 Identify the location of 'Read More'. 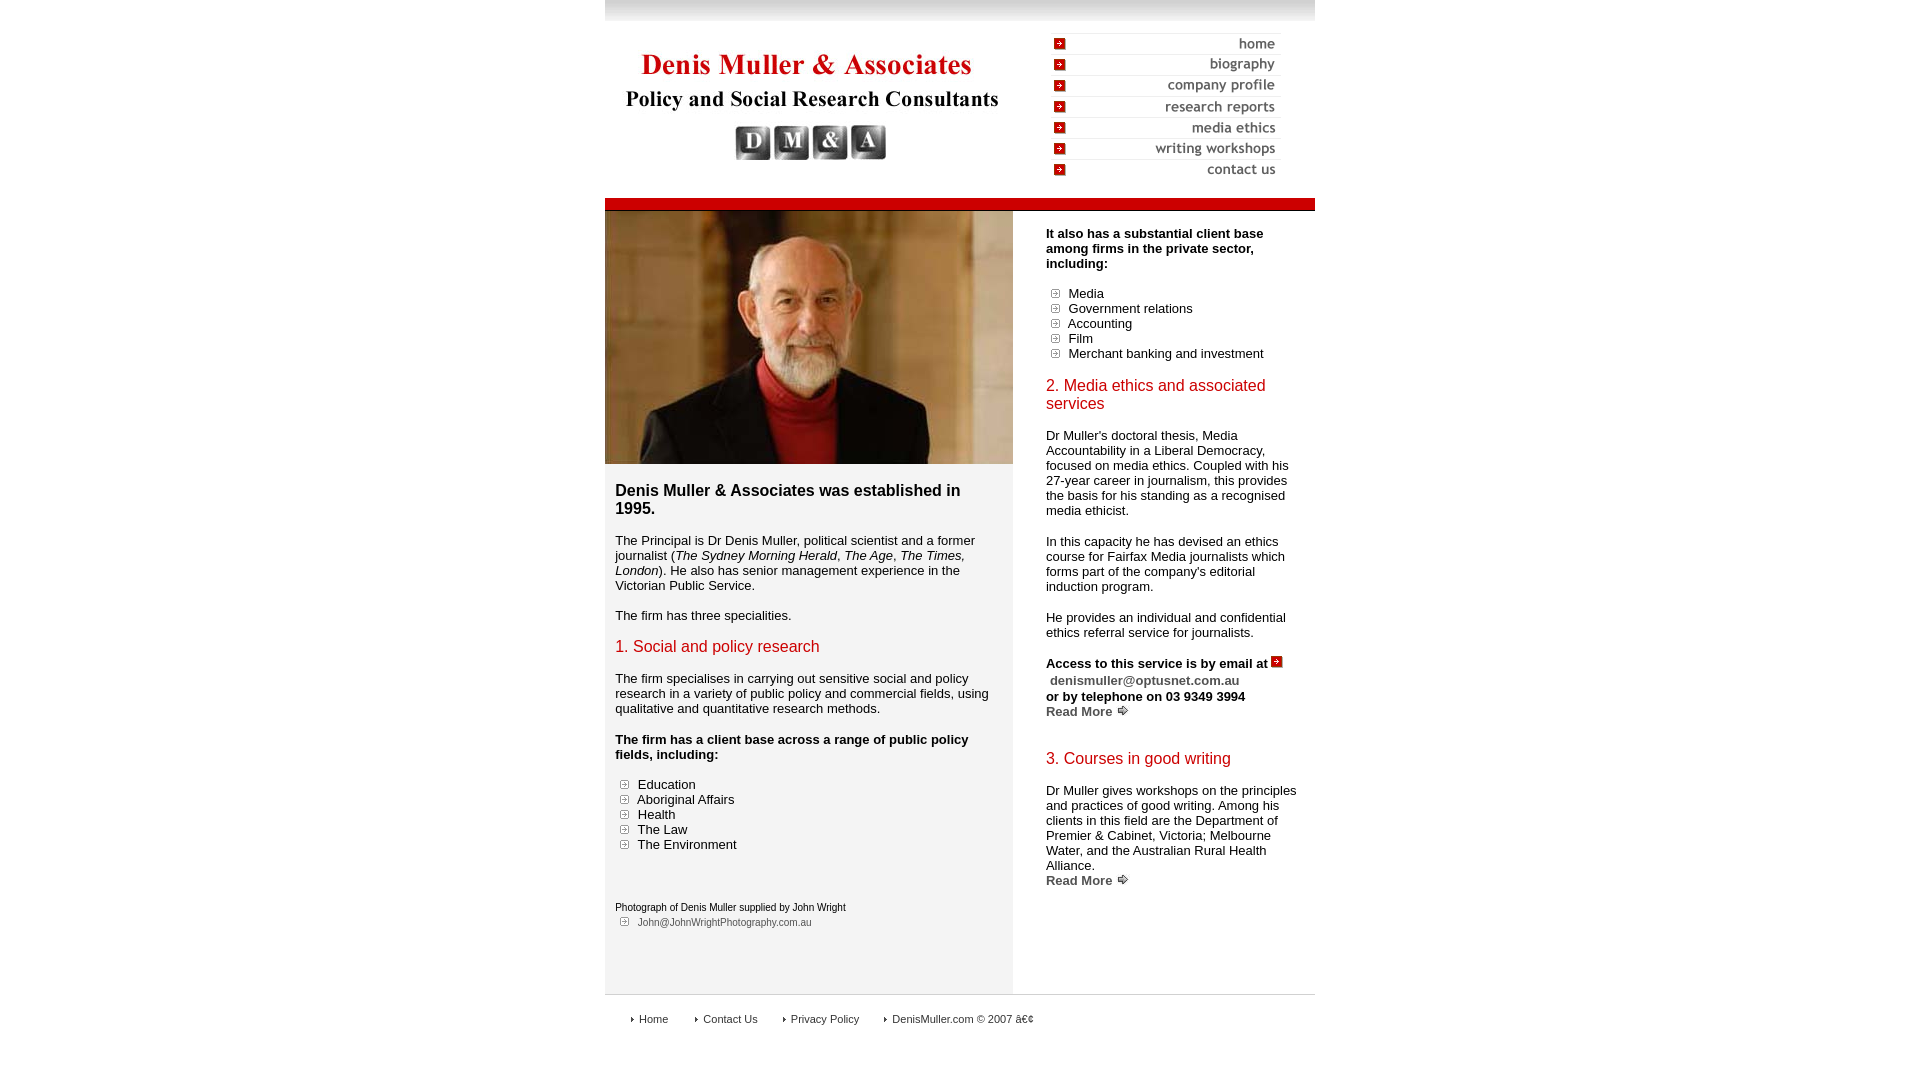
(1078, 711).